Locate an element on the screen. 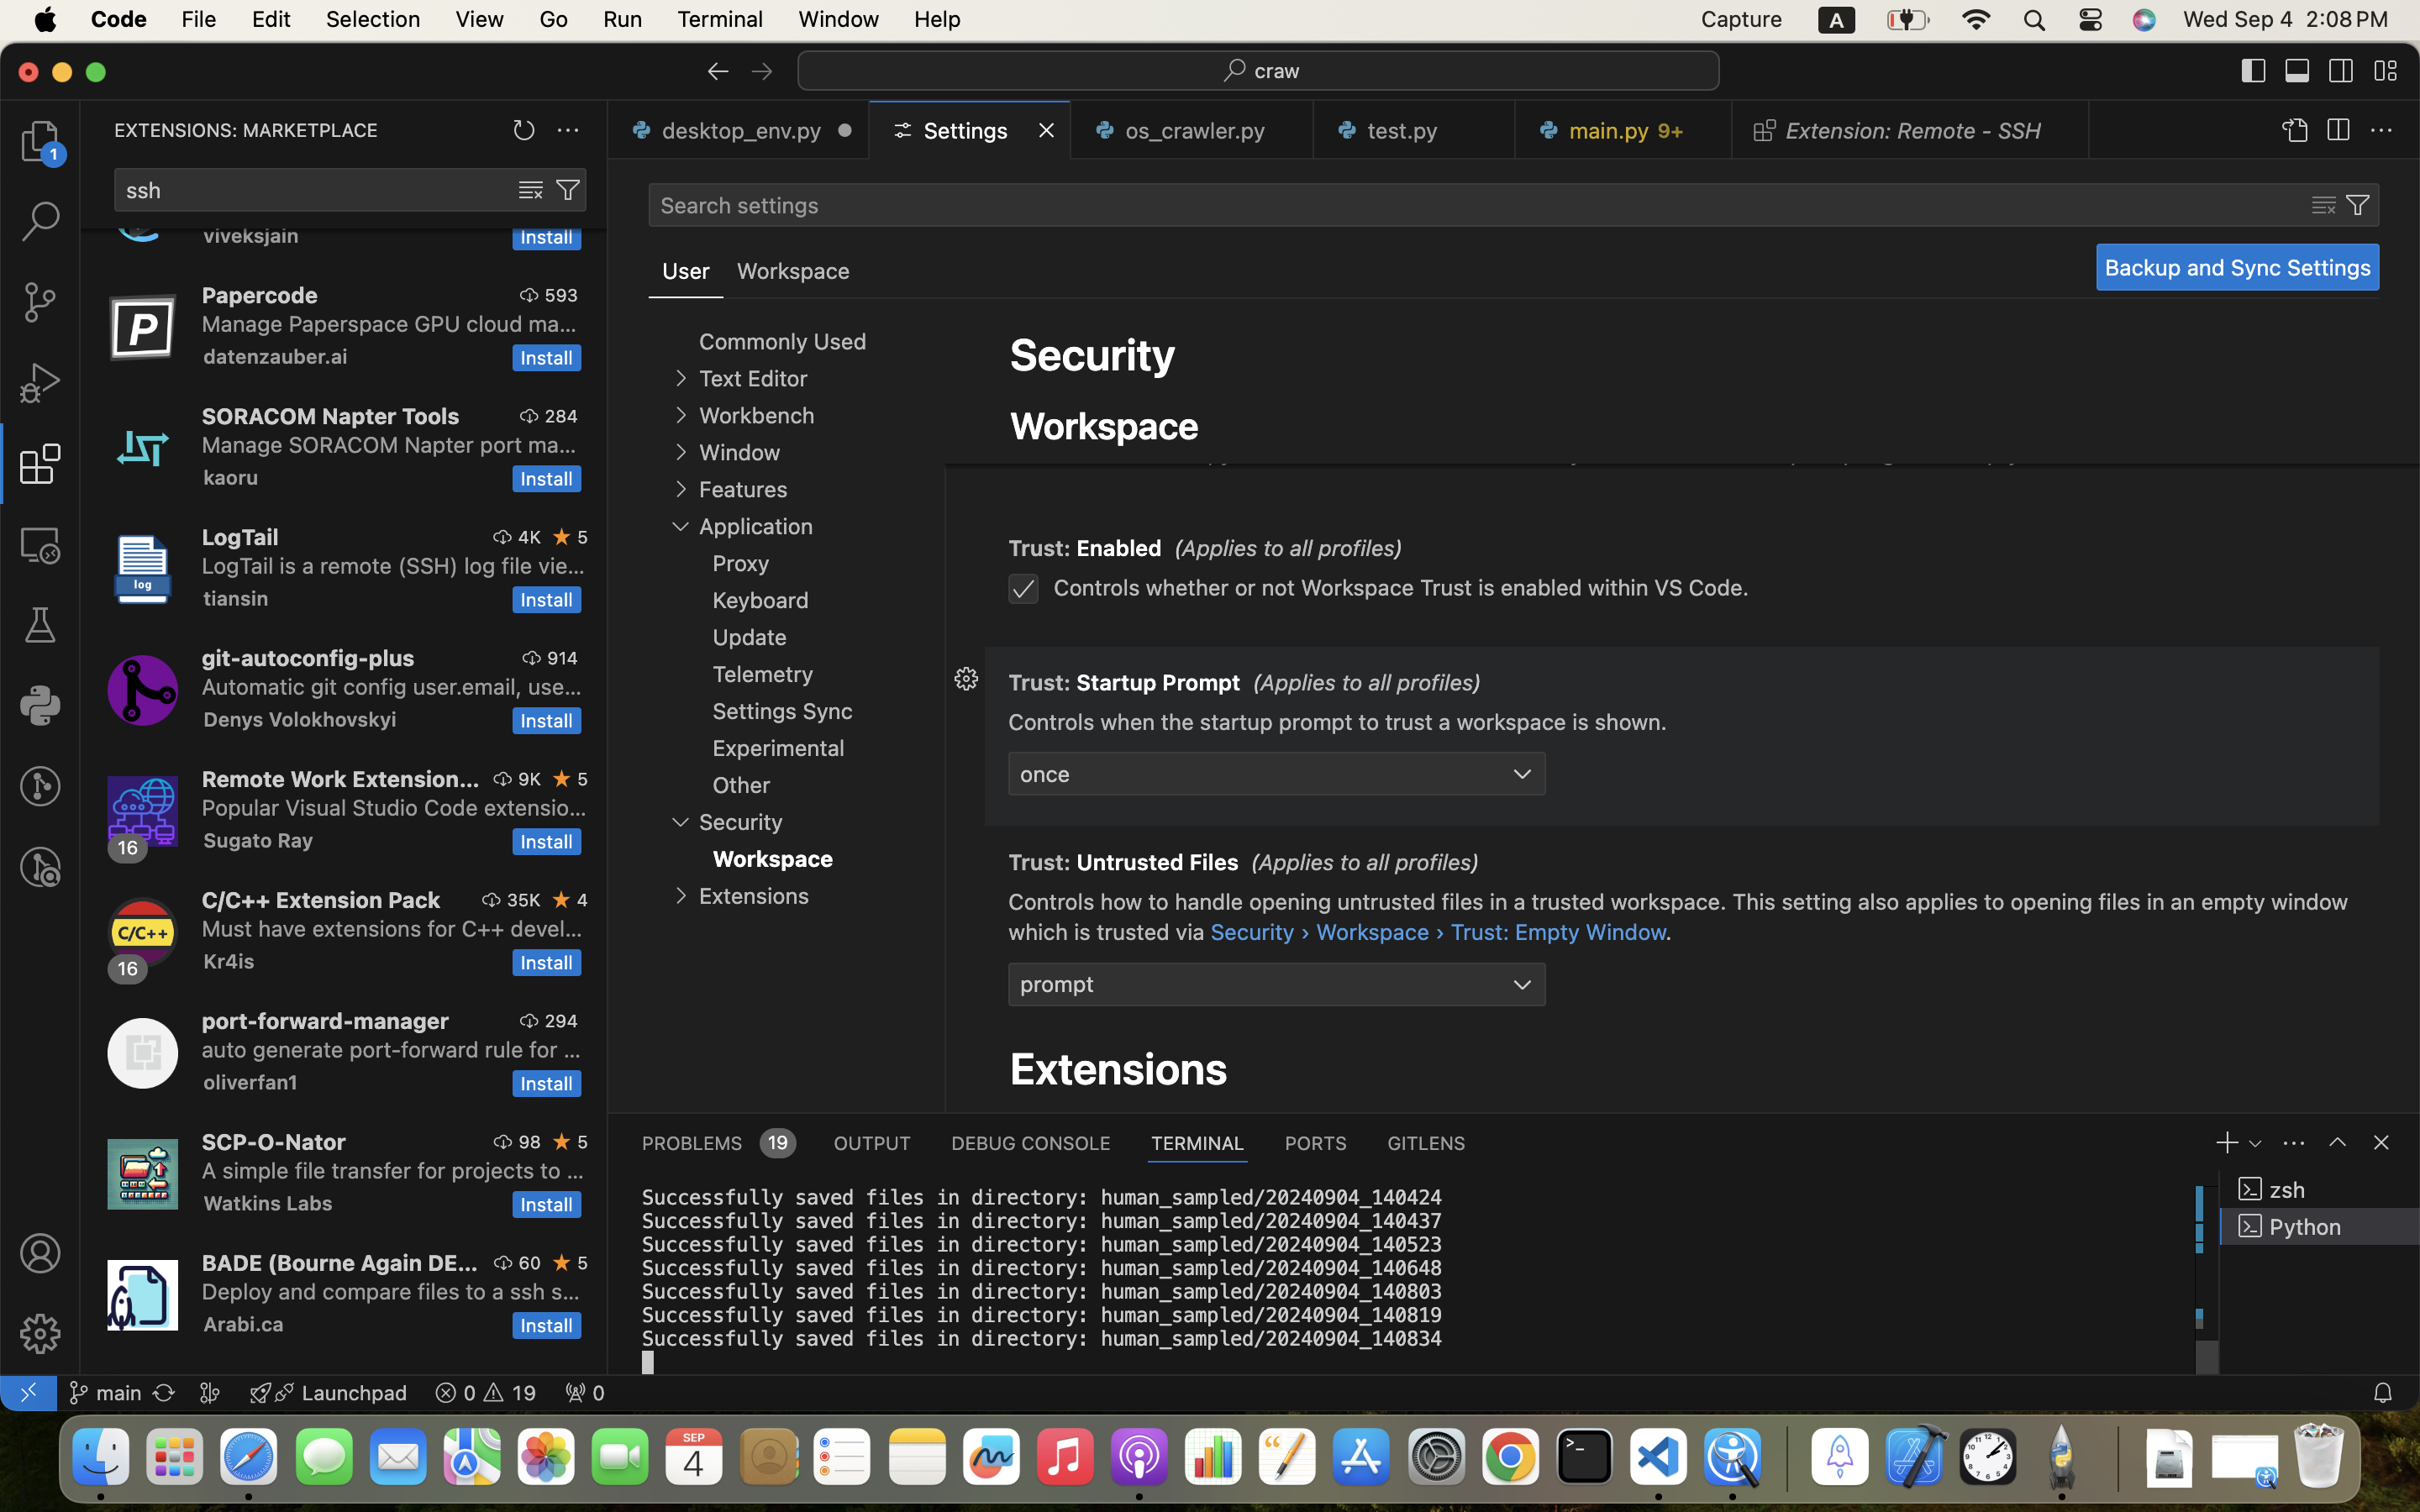 Image resolution: width=2420 pixels, height=1512 pixels. 'Settings Sync' is located at coordinates (781, 711).